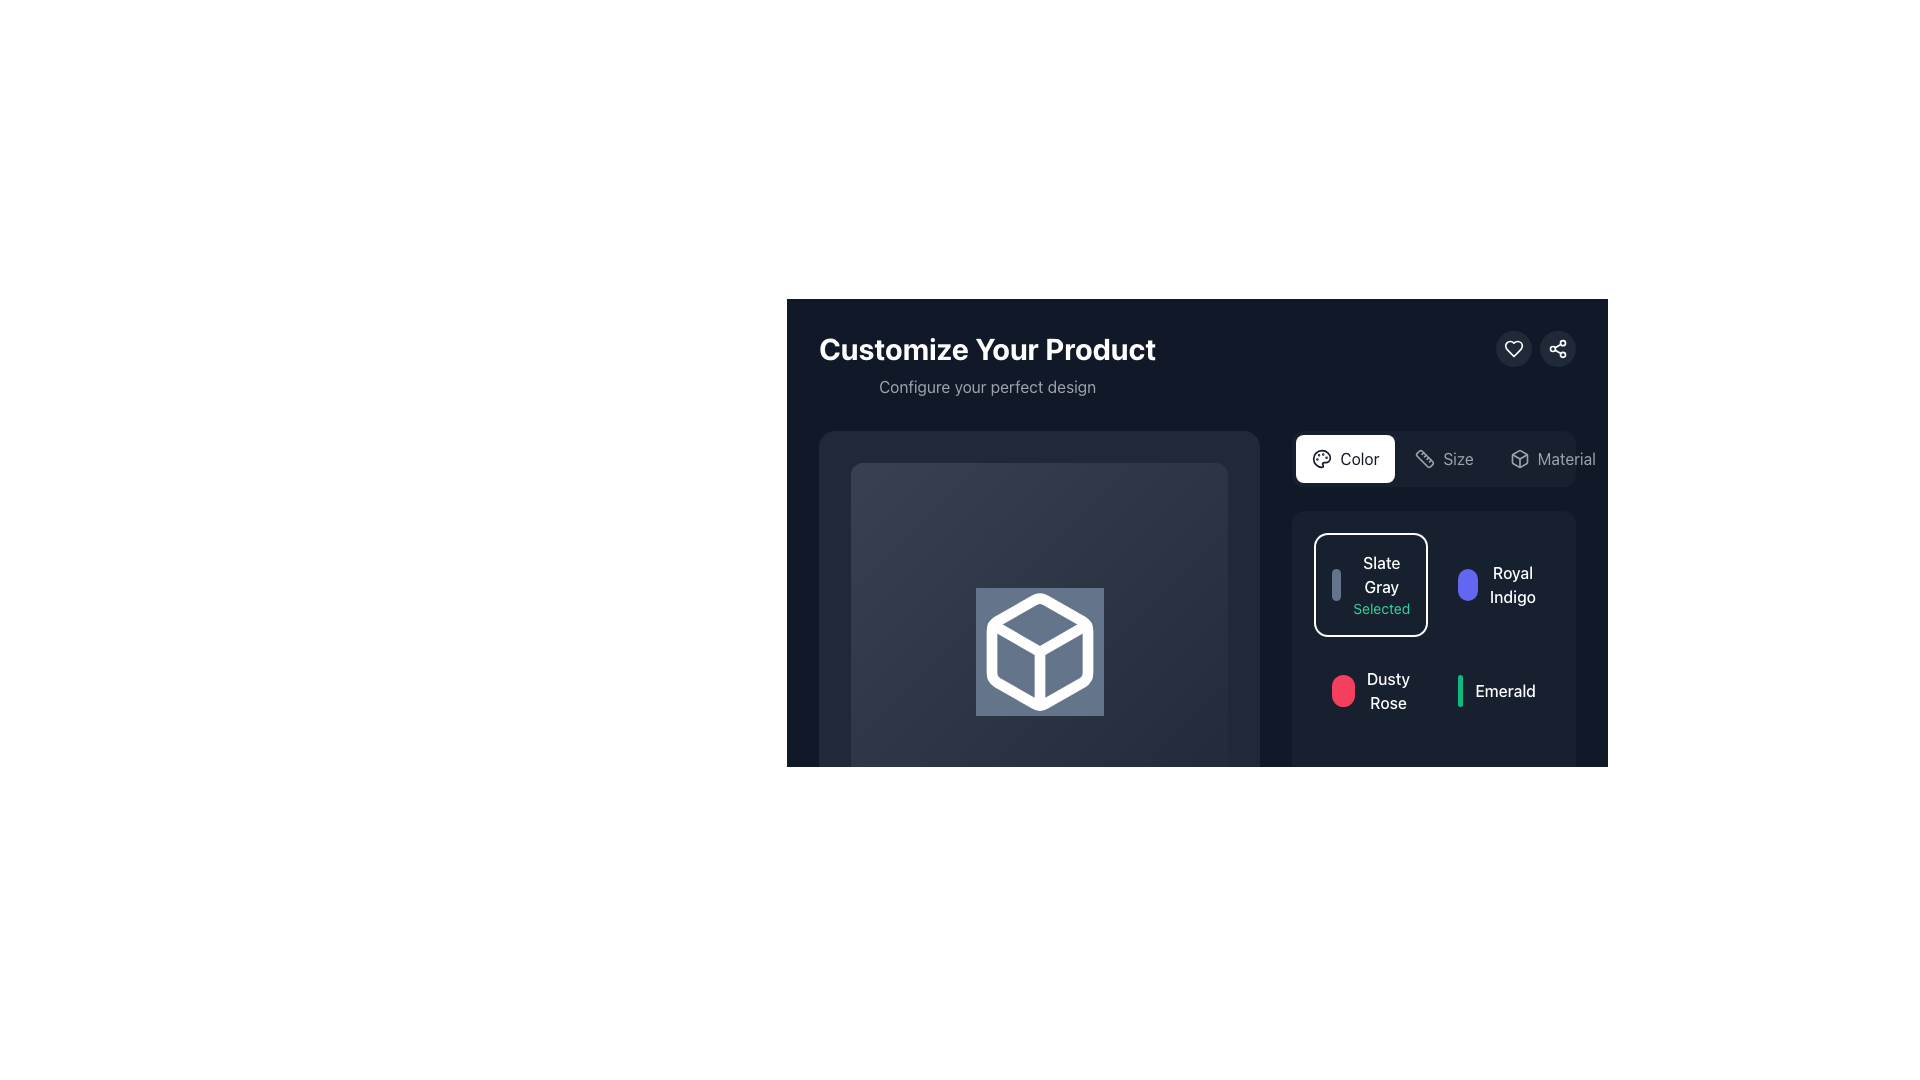  What do you see at coordinates (1380, 585) in the screenshot?
I see `the label indicating the color selection, which consists of a bold 'Slate Gray' on top of a smaller 'Selected' label, located centrally in the right panel under the 'Color' tab` at bounding box center [1380, 585].